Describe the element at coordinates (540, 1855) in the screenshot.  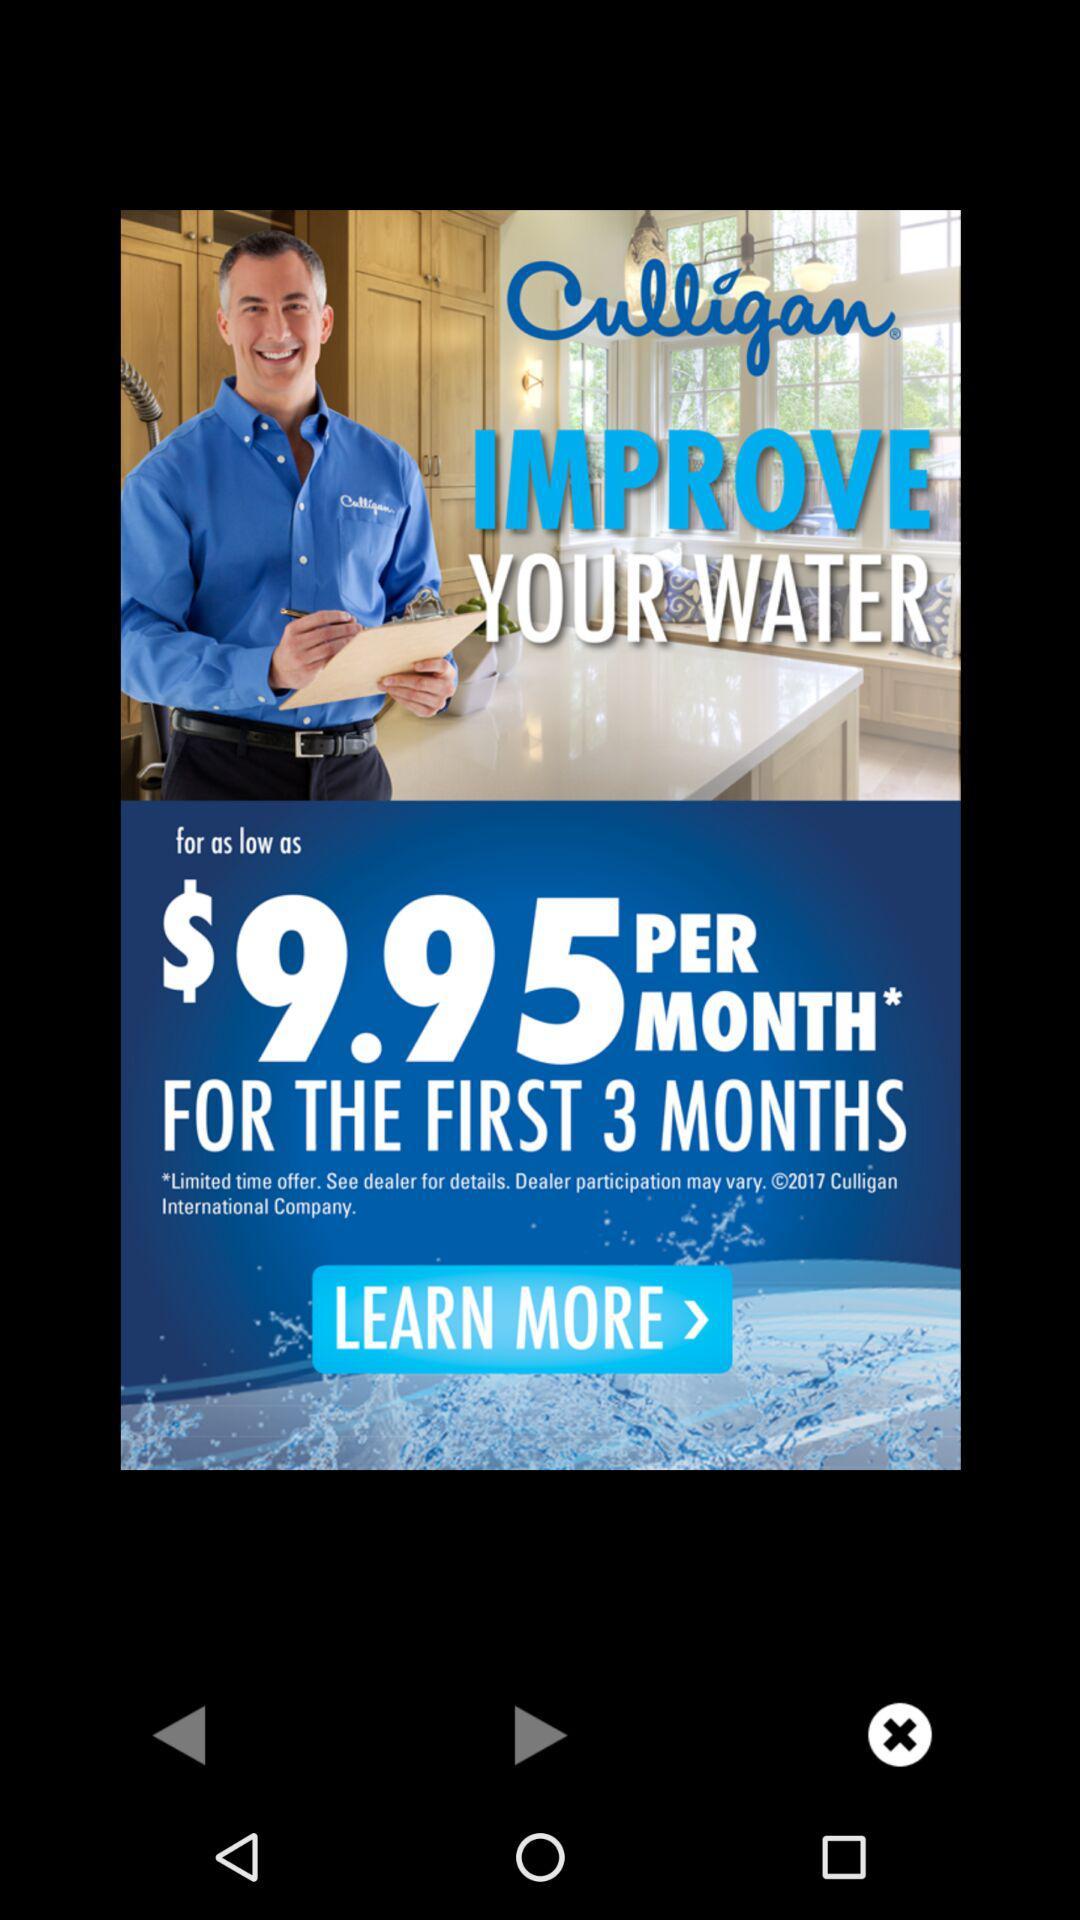
I see `the play icon` at that location.